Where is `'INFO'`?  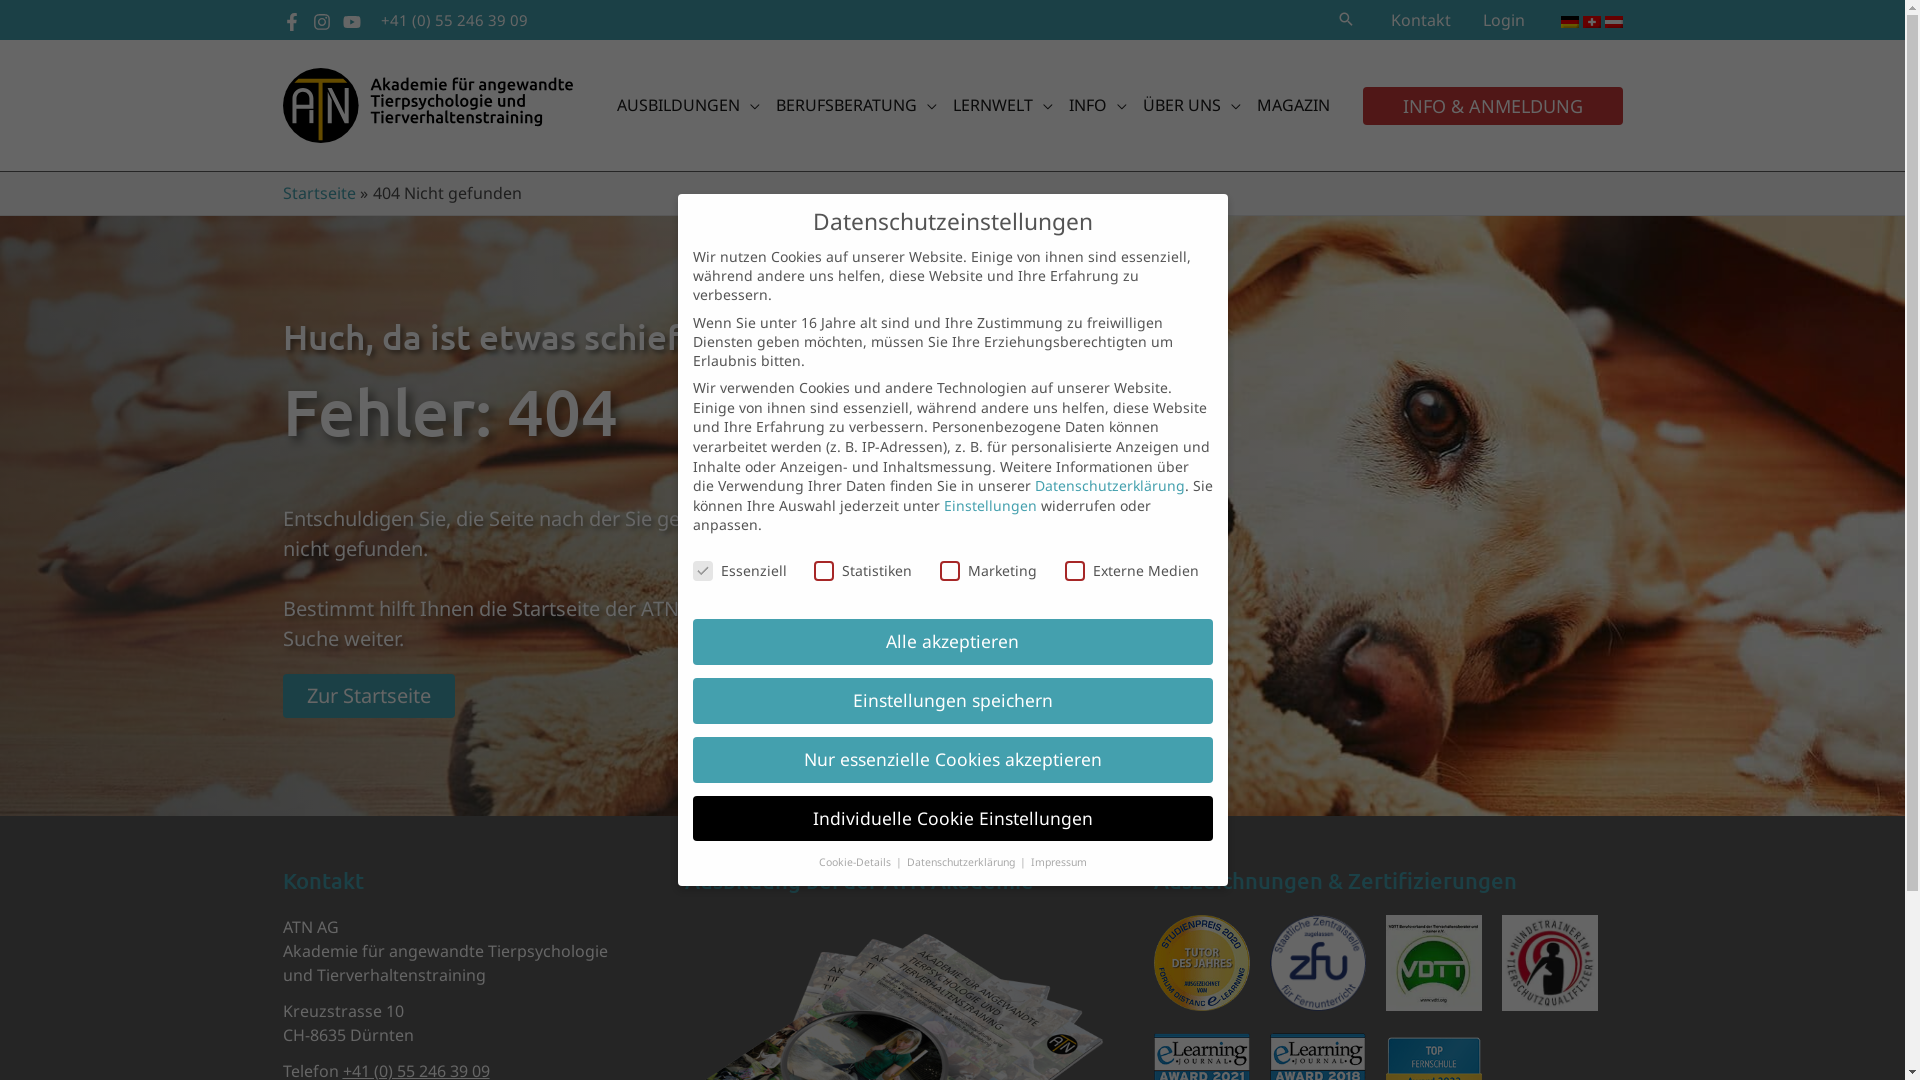 'INFO' is located at coordinates (1096, 105).